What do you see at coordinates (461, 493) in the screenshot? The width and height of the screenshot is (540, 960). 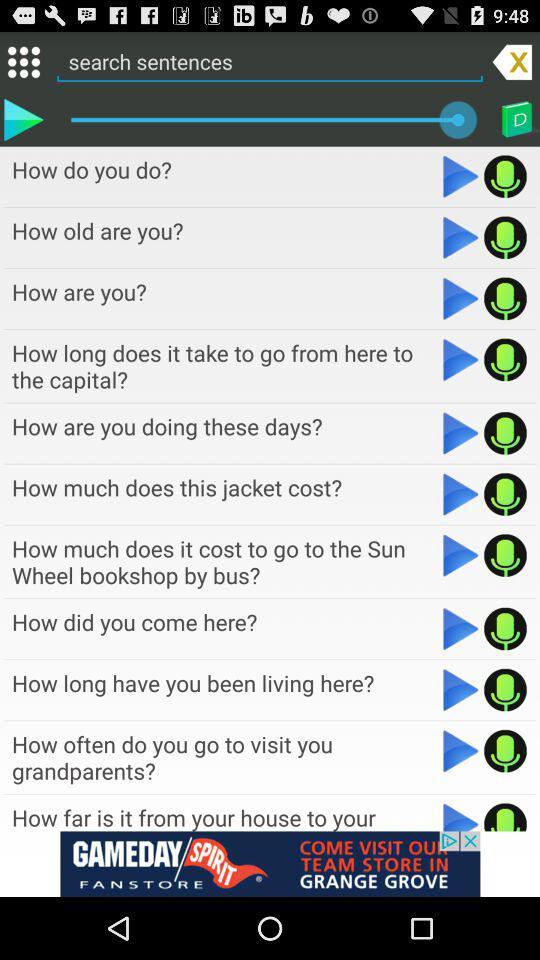 I see `play` at bounding box center [461, 493].